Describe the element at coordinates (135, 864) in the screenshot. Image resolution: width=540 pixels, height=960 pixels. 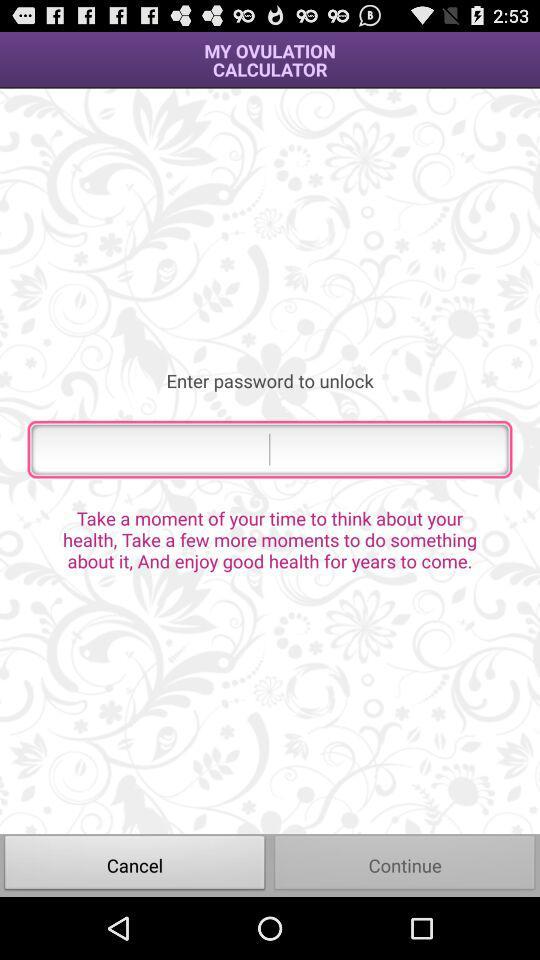
I see `button to the left of continue` at that location.